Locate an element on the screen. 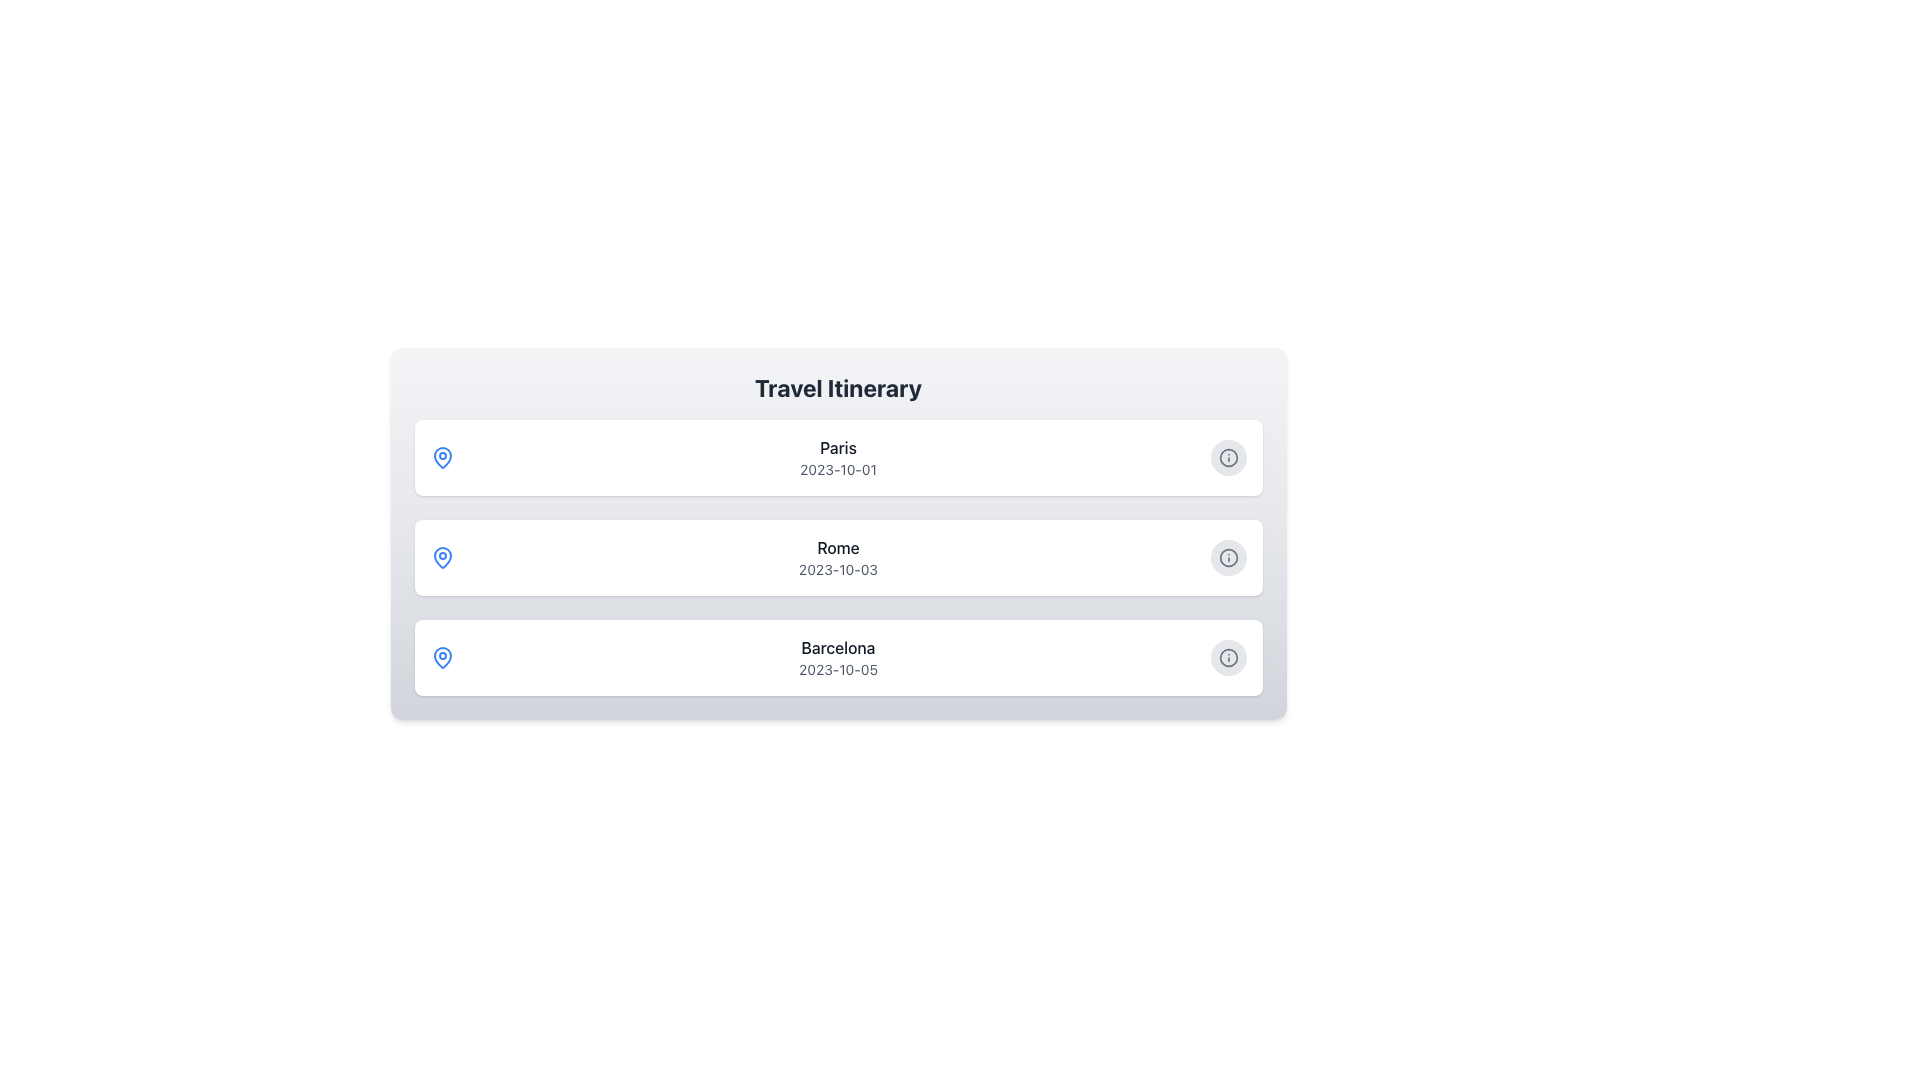 The image size is (1920, 1080). the text label displaying 'Rome', which is positioned above the date label '2023-10-03' in a vertically stacked list of travel destinations is located at coordinates (838, 547).